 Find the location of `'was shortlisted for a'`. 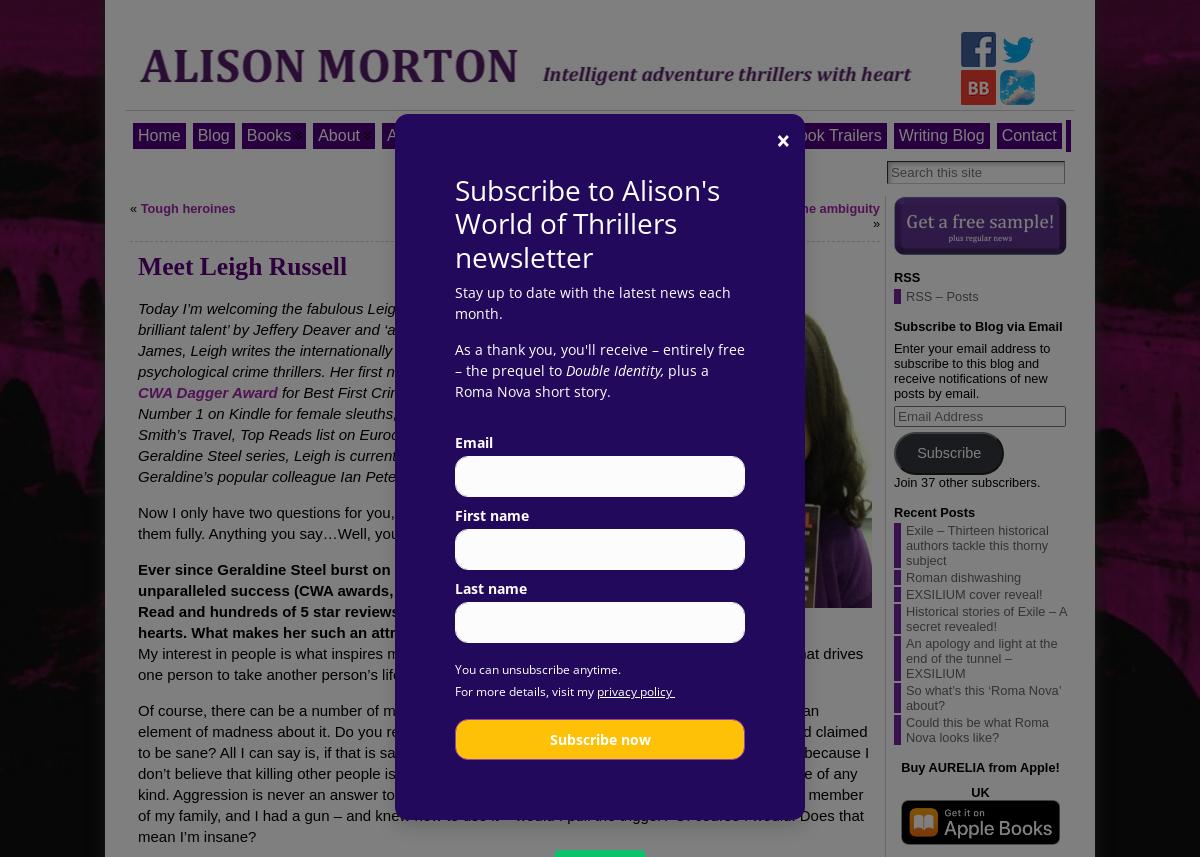

'was shortlisted for a' is located at coordinates (568, 369).